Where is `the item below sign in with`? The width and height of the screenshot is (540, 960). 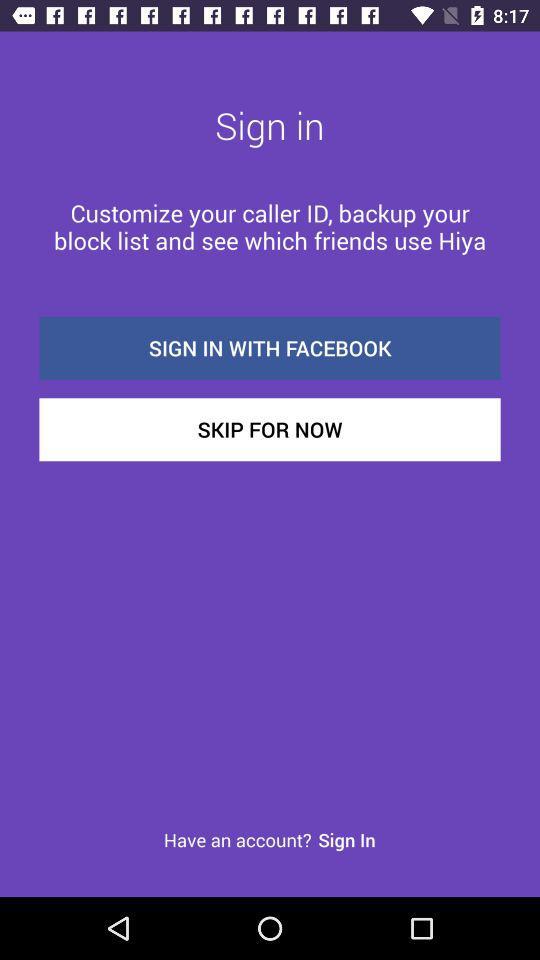
the item below sign in with is located at coordinates (270, 429).